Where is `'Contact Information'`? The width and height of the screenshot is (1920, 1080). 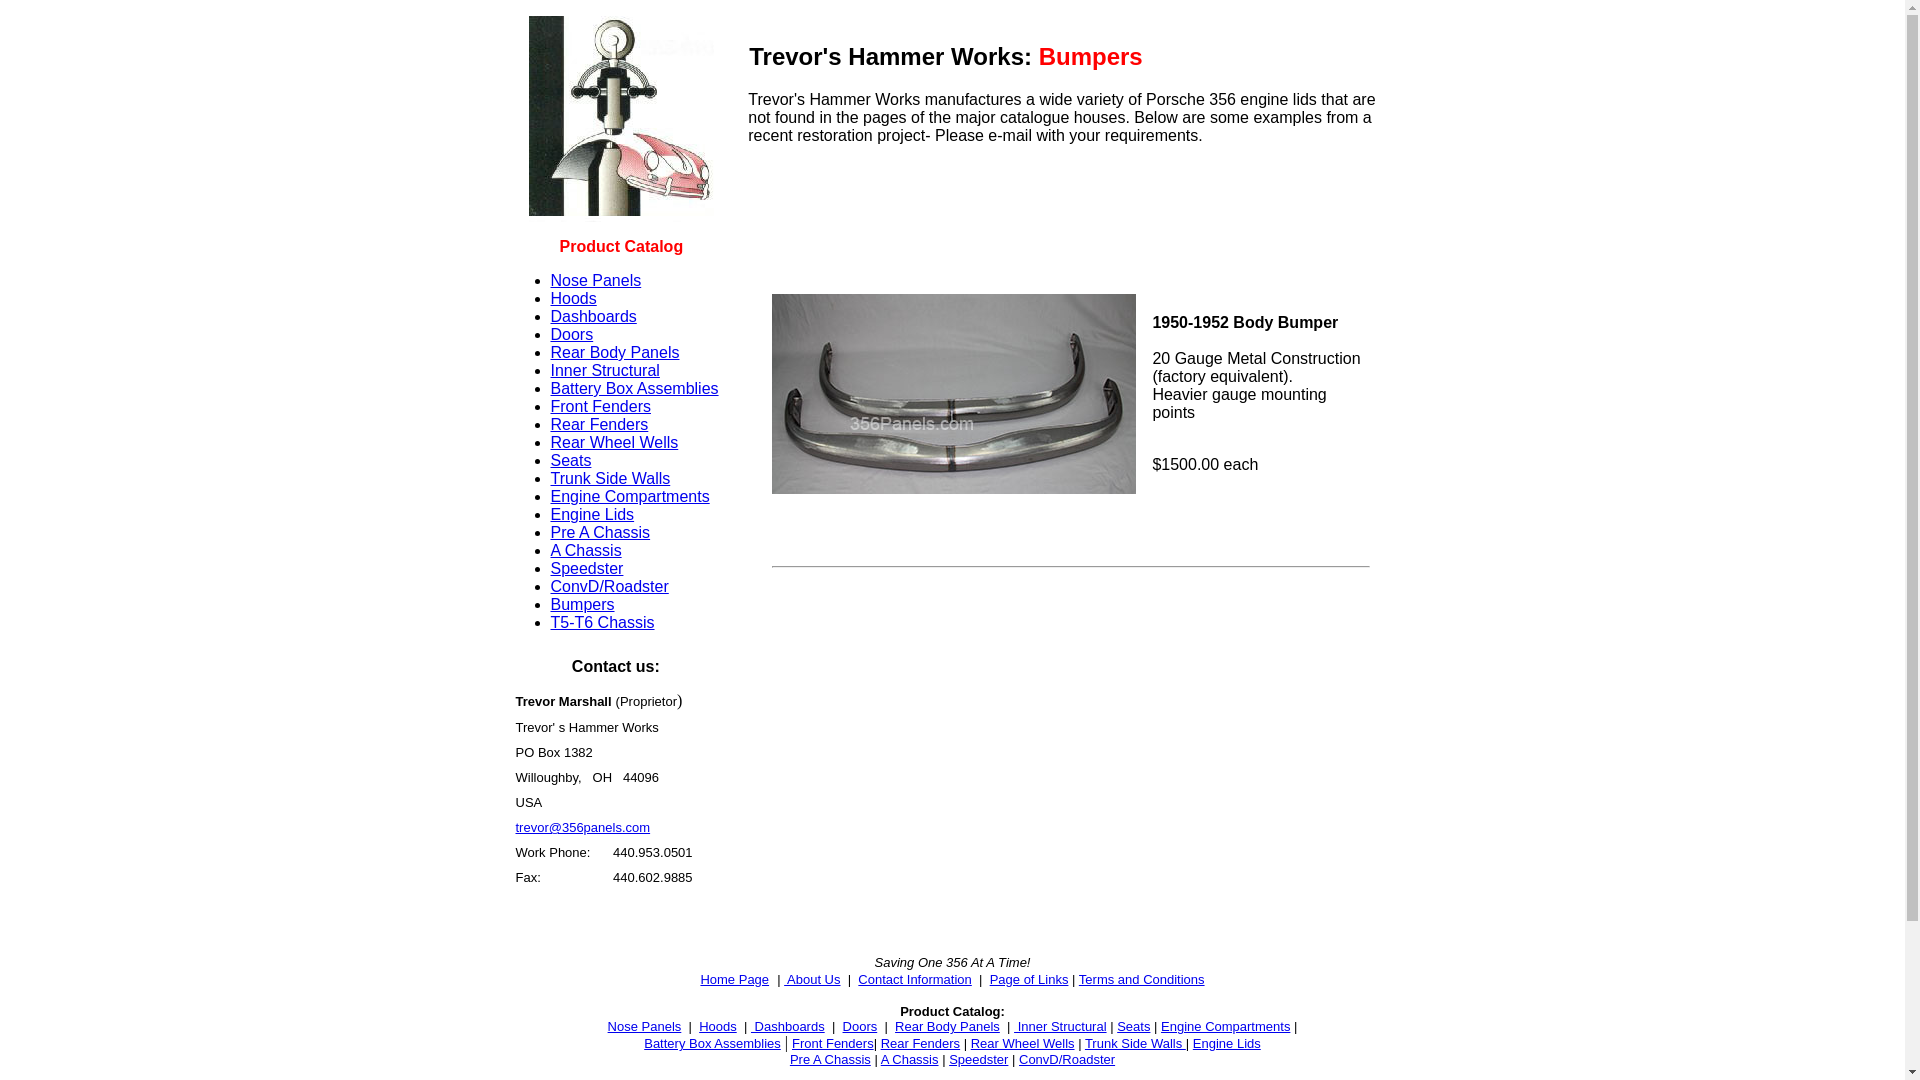
'Contact Information' is located at coordinates (913, 978).